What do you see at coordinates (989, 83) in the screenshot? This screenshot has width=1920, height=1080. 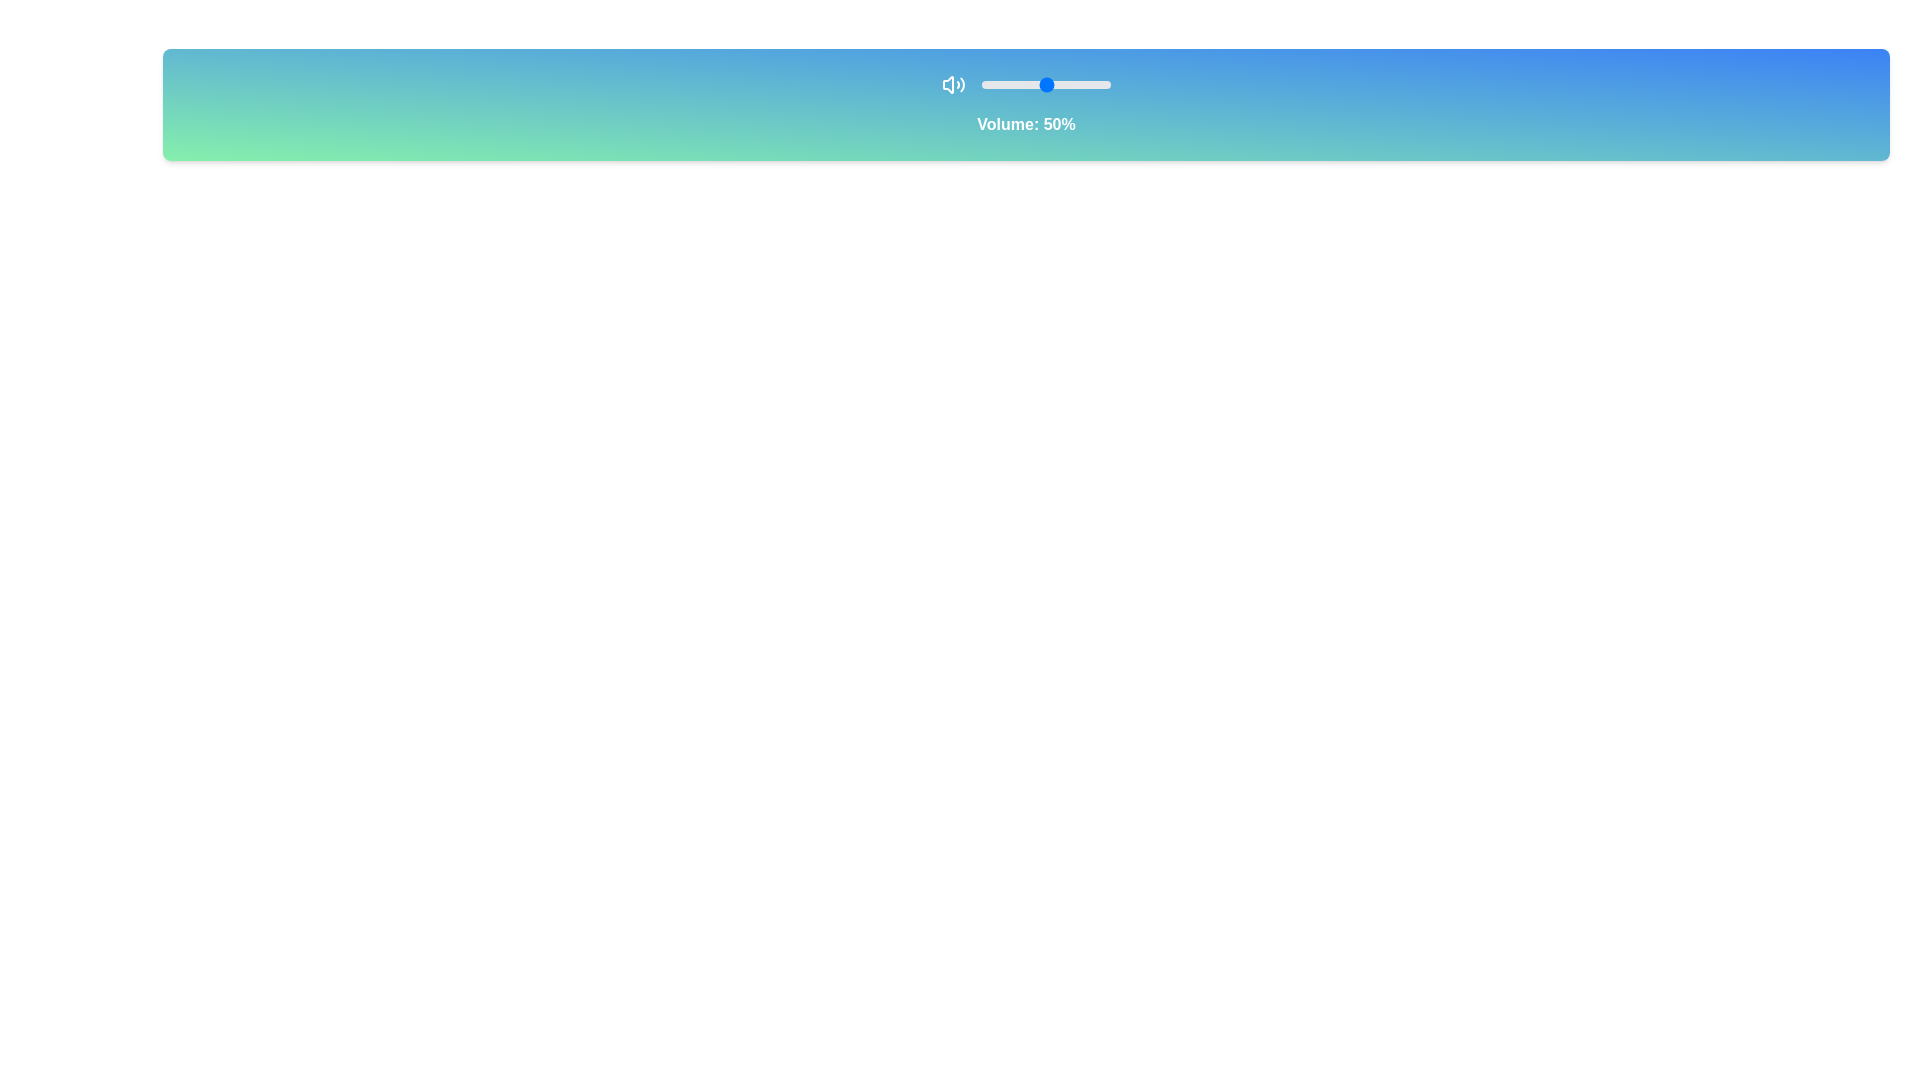 I see `the volume level on the slider` at bounding box center [989, 83].